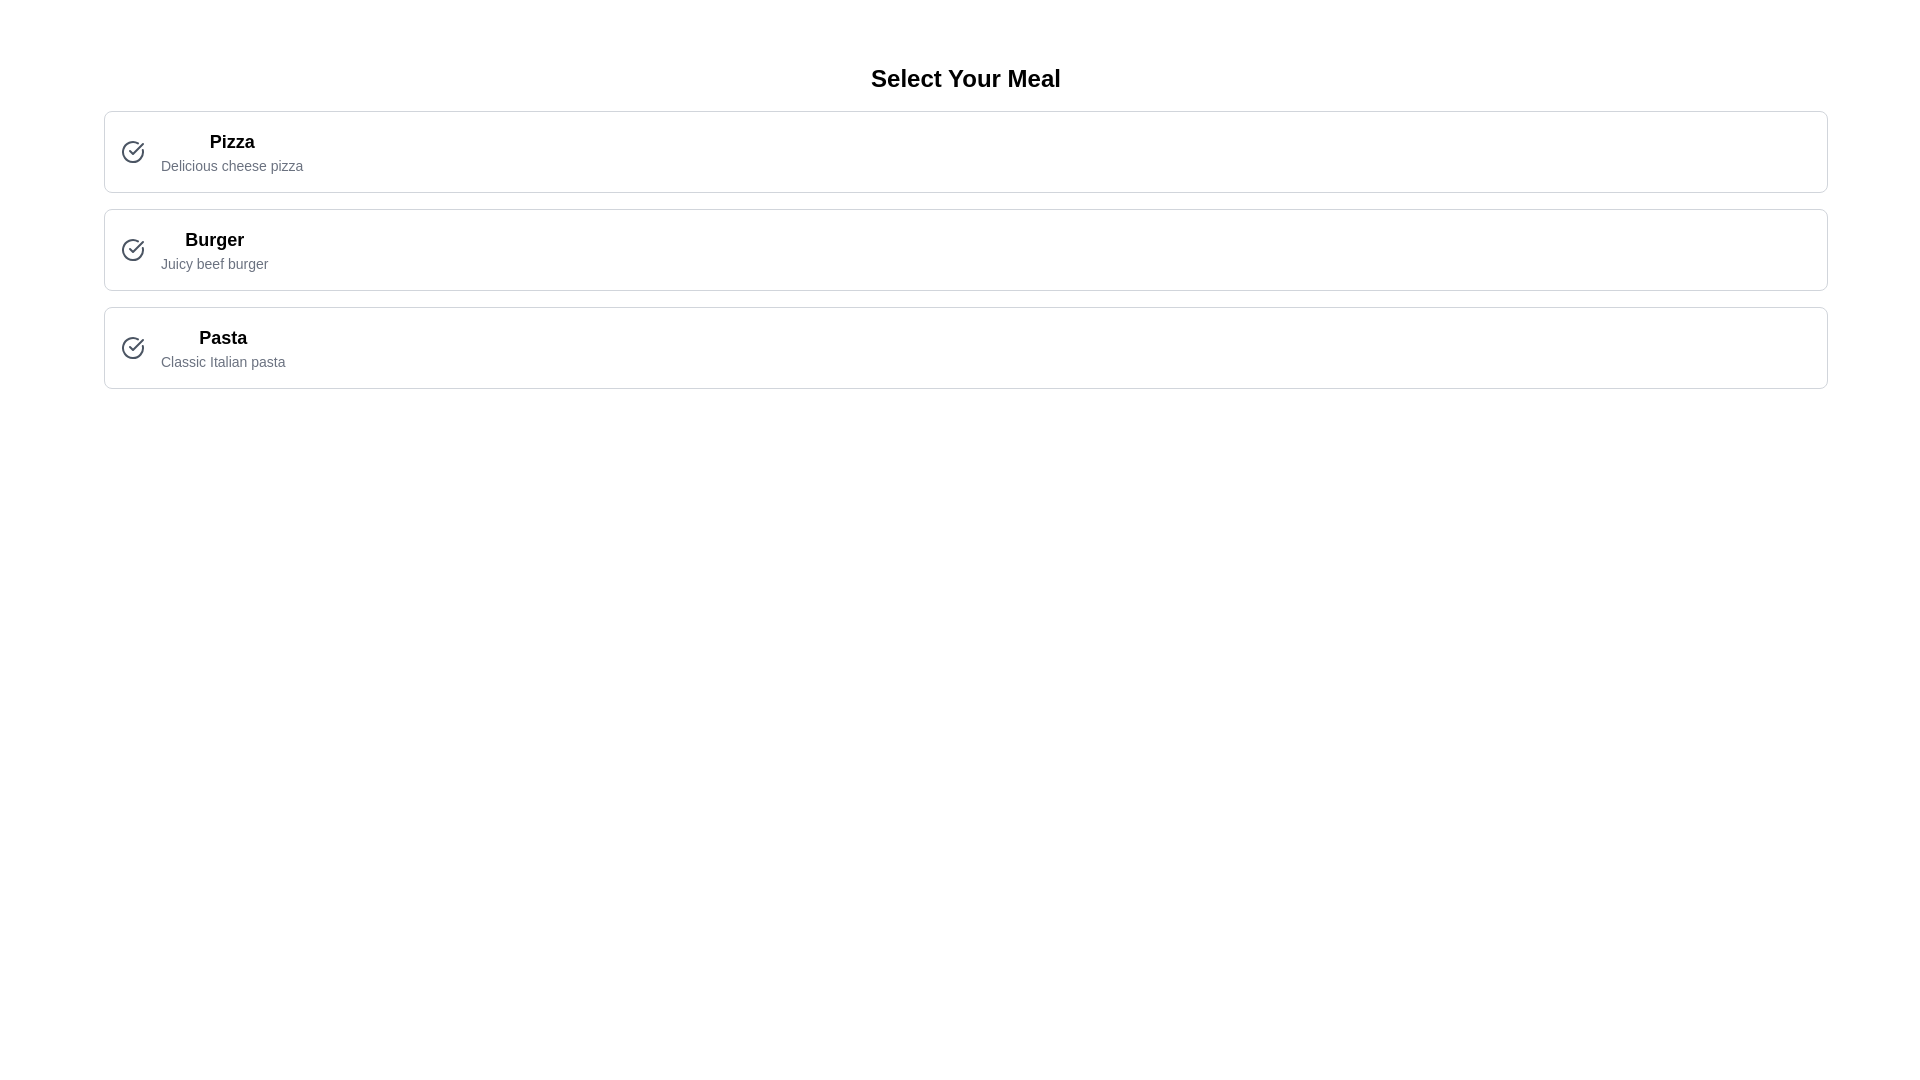 The image size is (1920, 1080). What do you see at coordinates (214, 262) in the screenshot?
I see `the static text label that provides a descriptive subtitle for the meal option 'Burger', located immediately below the 'Burger' text element` at bounding box center [214, 262].